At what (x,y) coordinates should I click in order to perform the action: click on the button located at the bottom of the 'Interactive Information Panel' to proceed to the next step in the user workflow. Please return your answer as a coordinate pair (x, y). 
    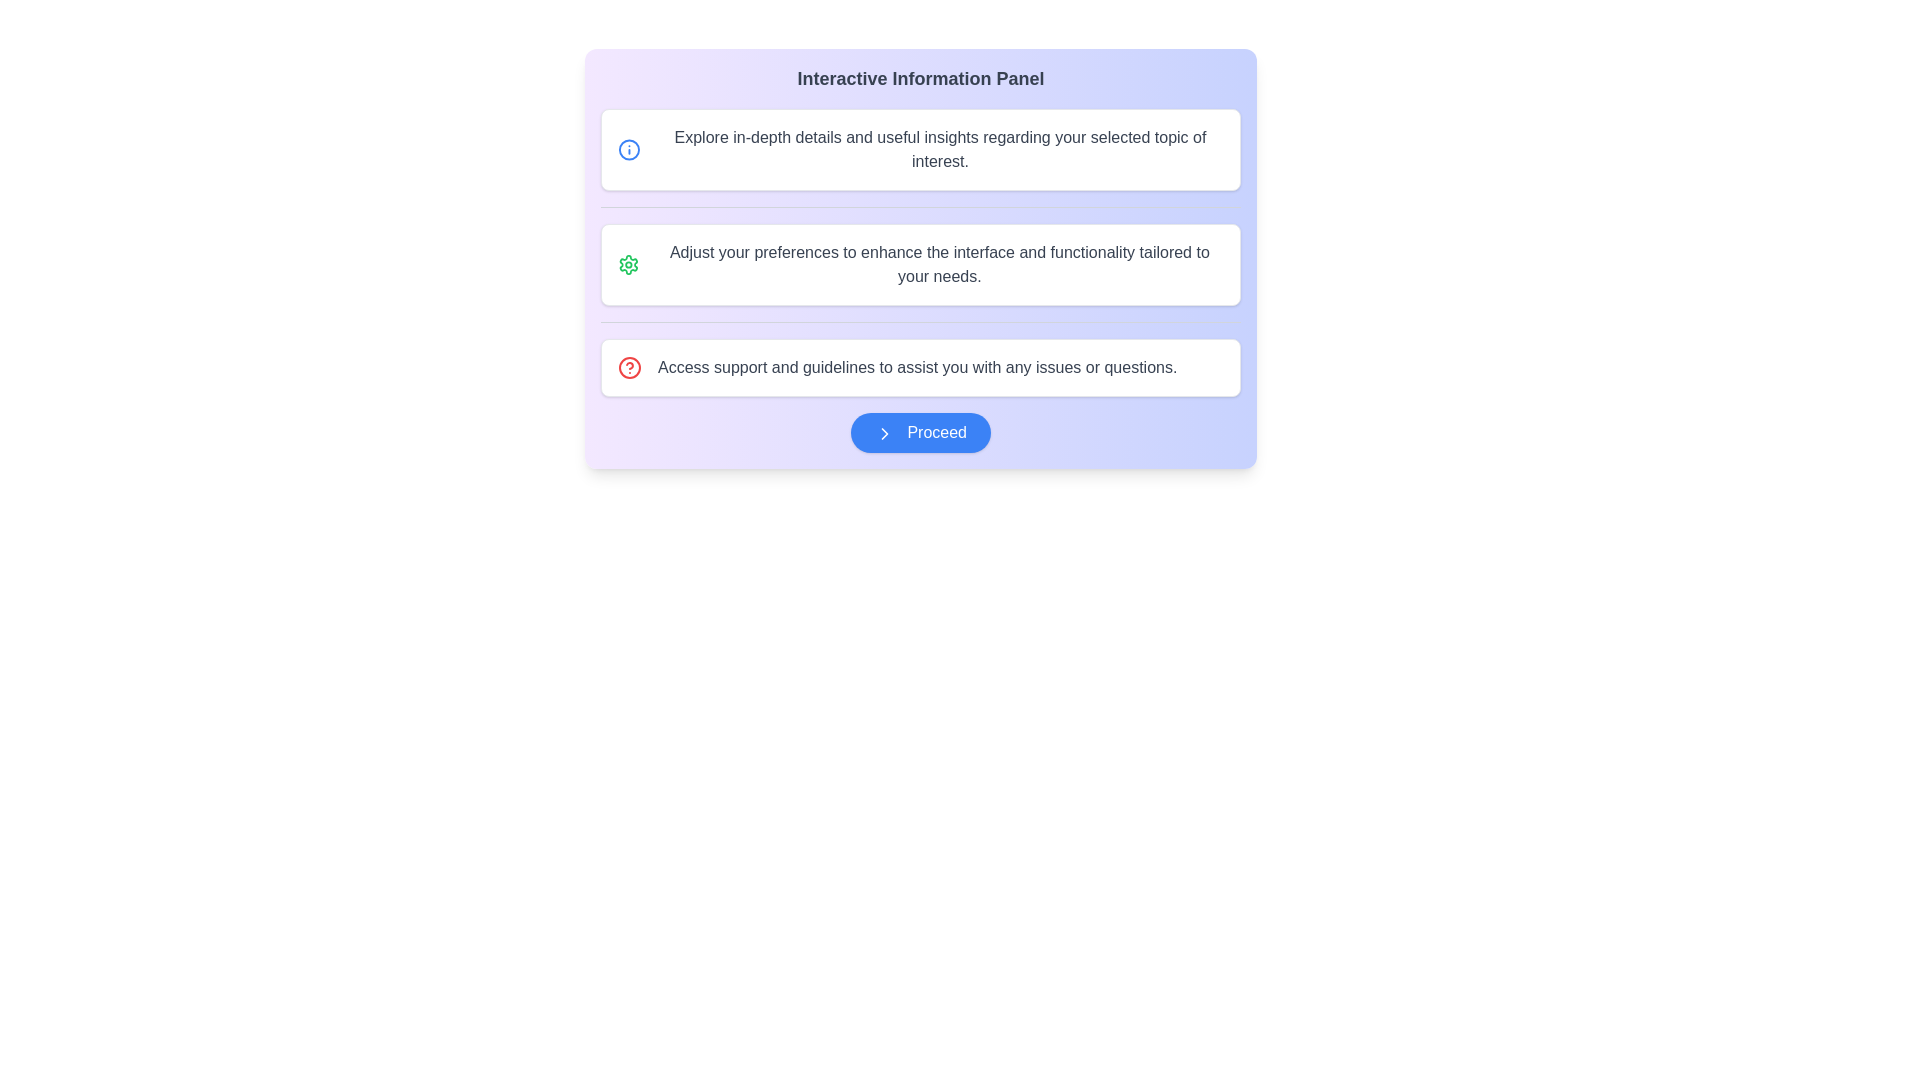
    Looking at the image, I should click on (920, 431).